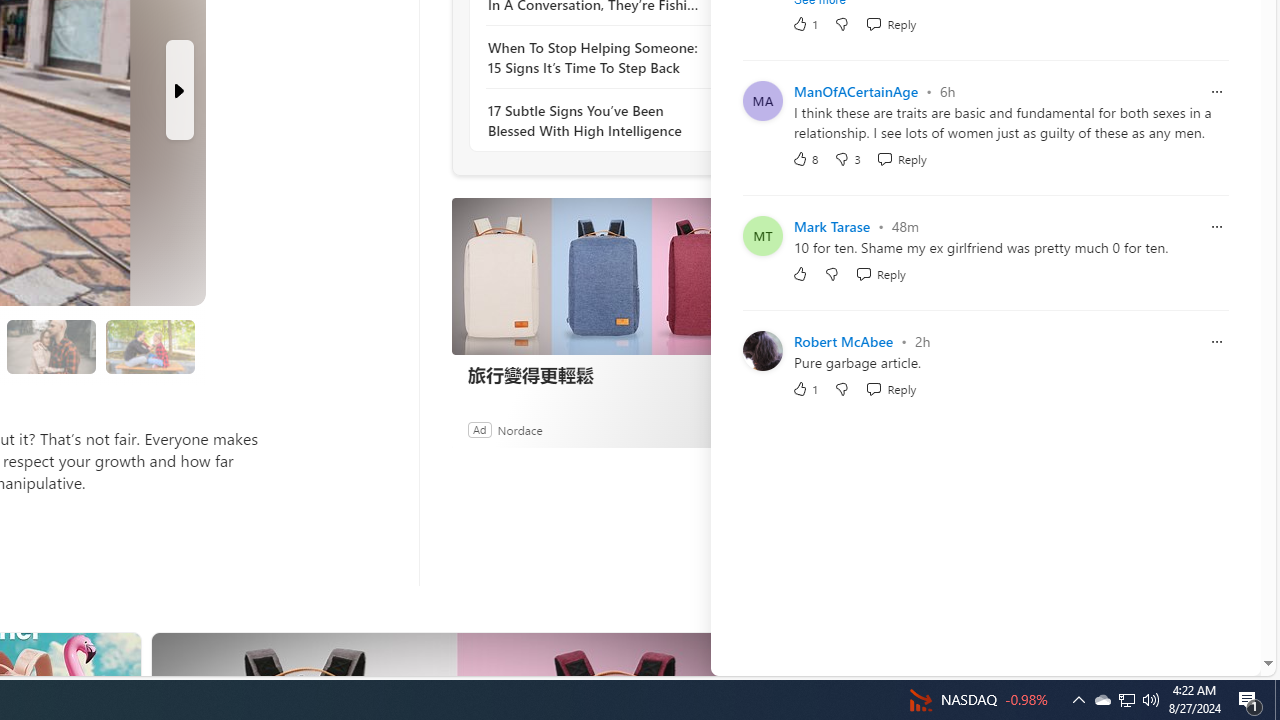 This screenshot has height=720, width=1280. What do you see at coordinates (761, 349) in the screenshot?
I see `'Profile Picture'` at bounding box center [761, 349].